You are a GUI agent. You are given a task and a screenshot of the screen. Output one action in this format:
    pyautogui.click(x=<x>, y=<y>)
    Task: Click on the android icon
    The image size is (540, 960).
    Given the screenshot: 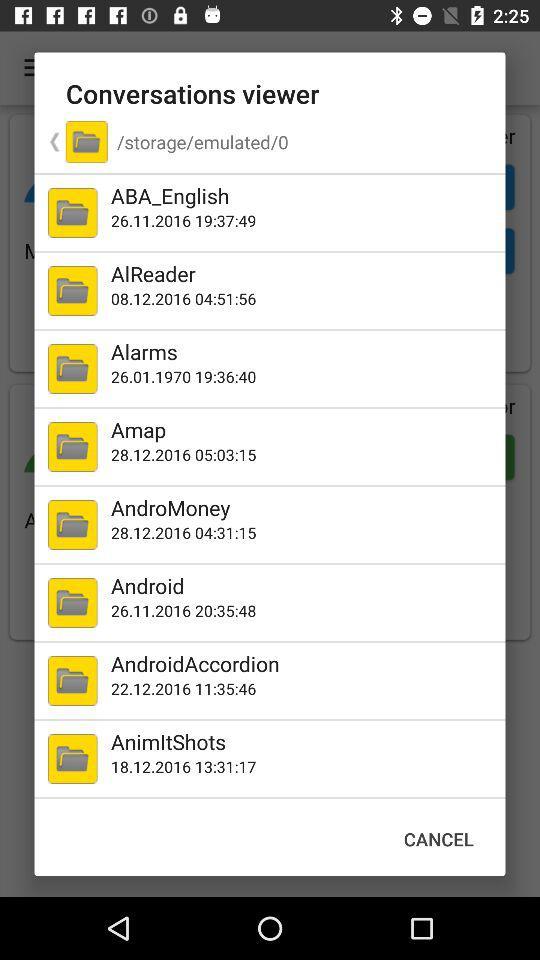 What is the action you would take?
    pyautogui.click(x=303, y=585)
    